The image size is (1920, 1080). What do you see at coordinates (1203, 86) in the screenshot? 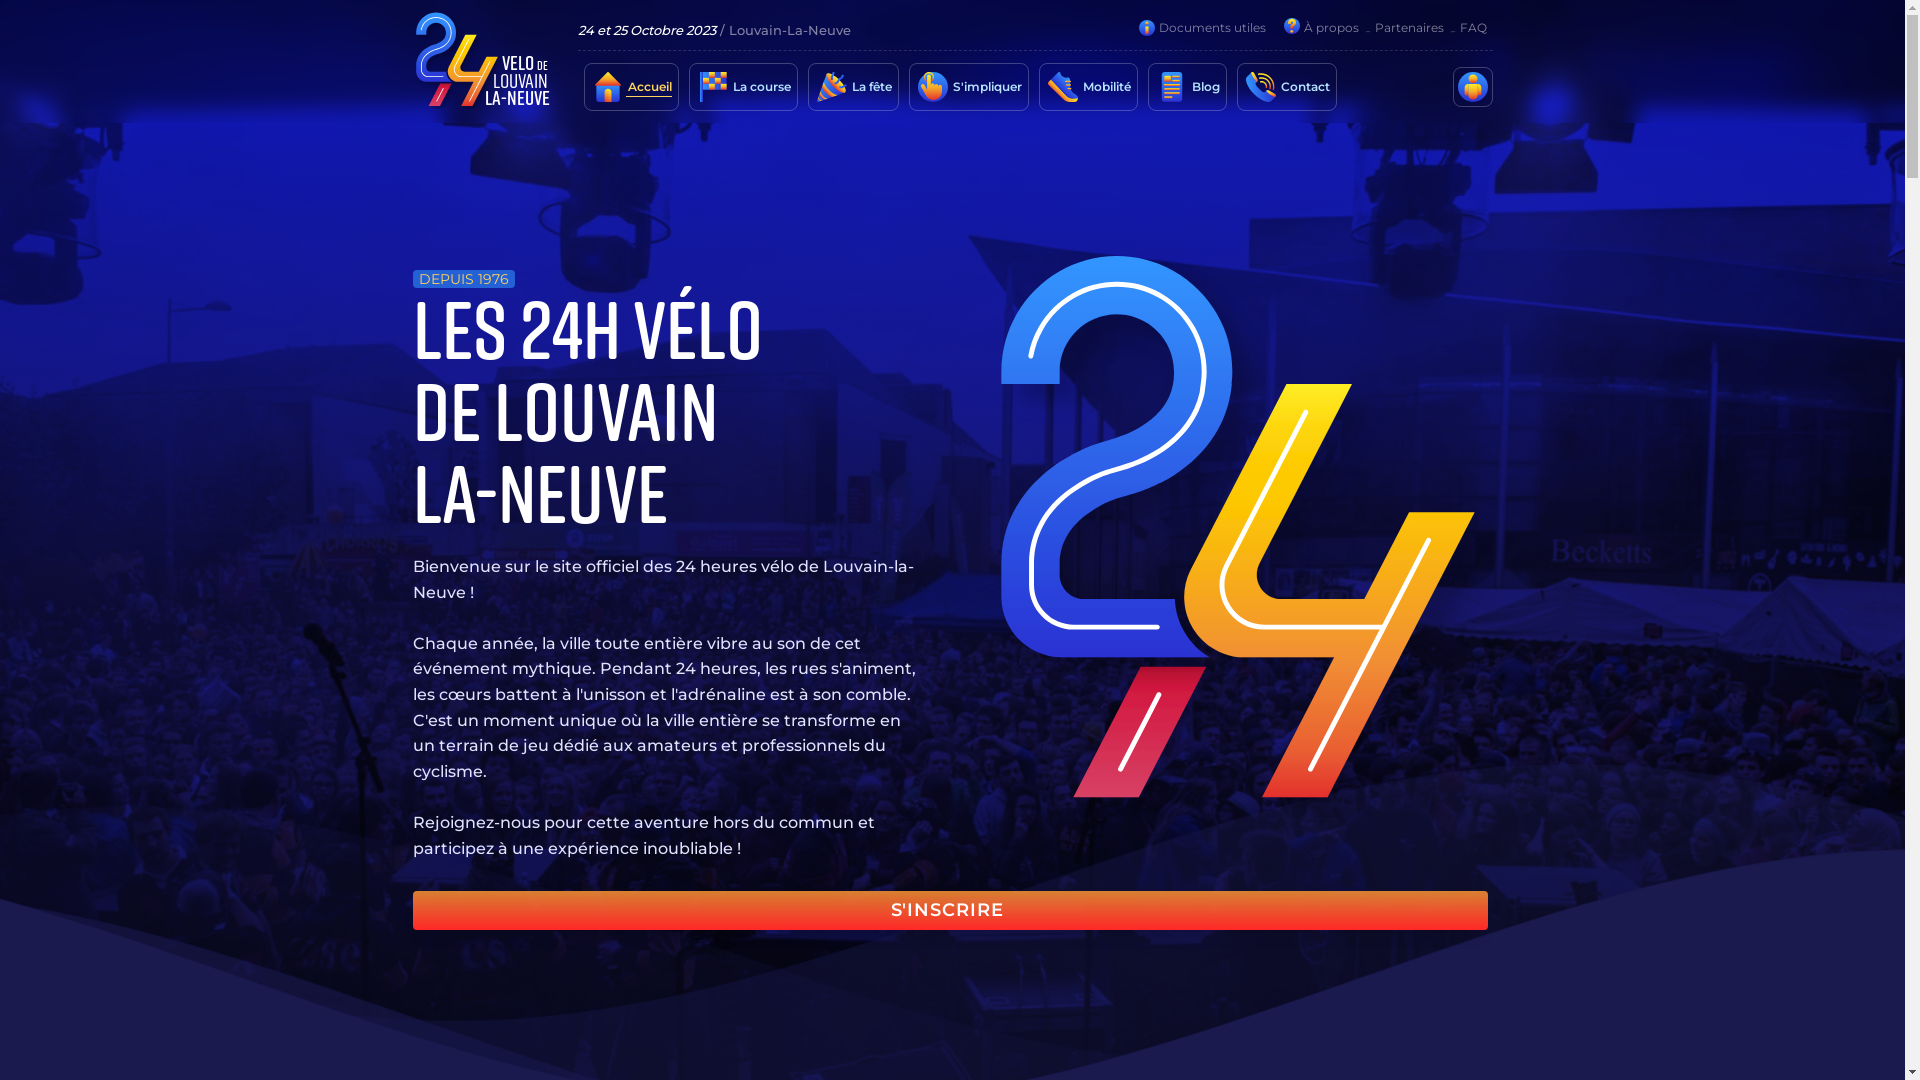
I see `'Blog'` at bounding box center [1203, 86].